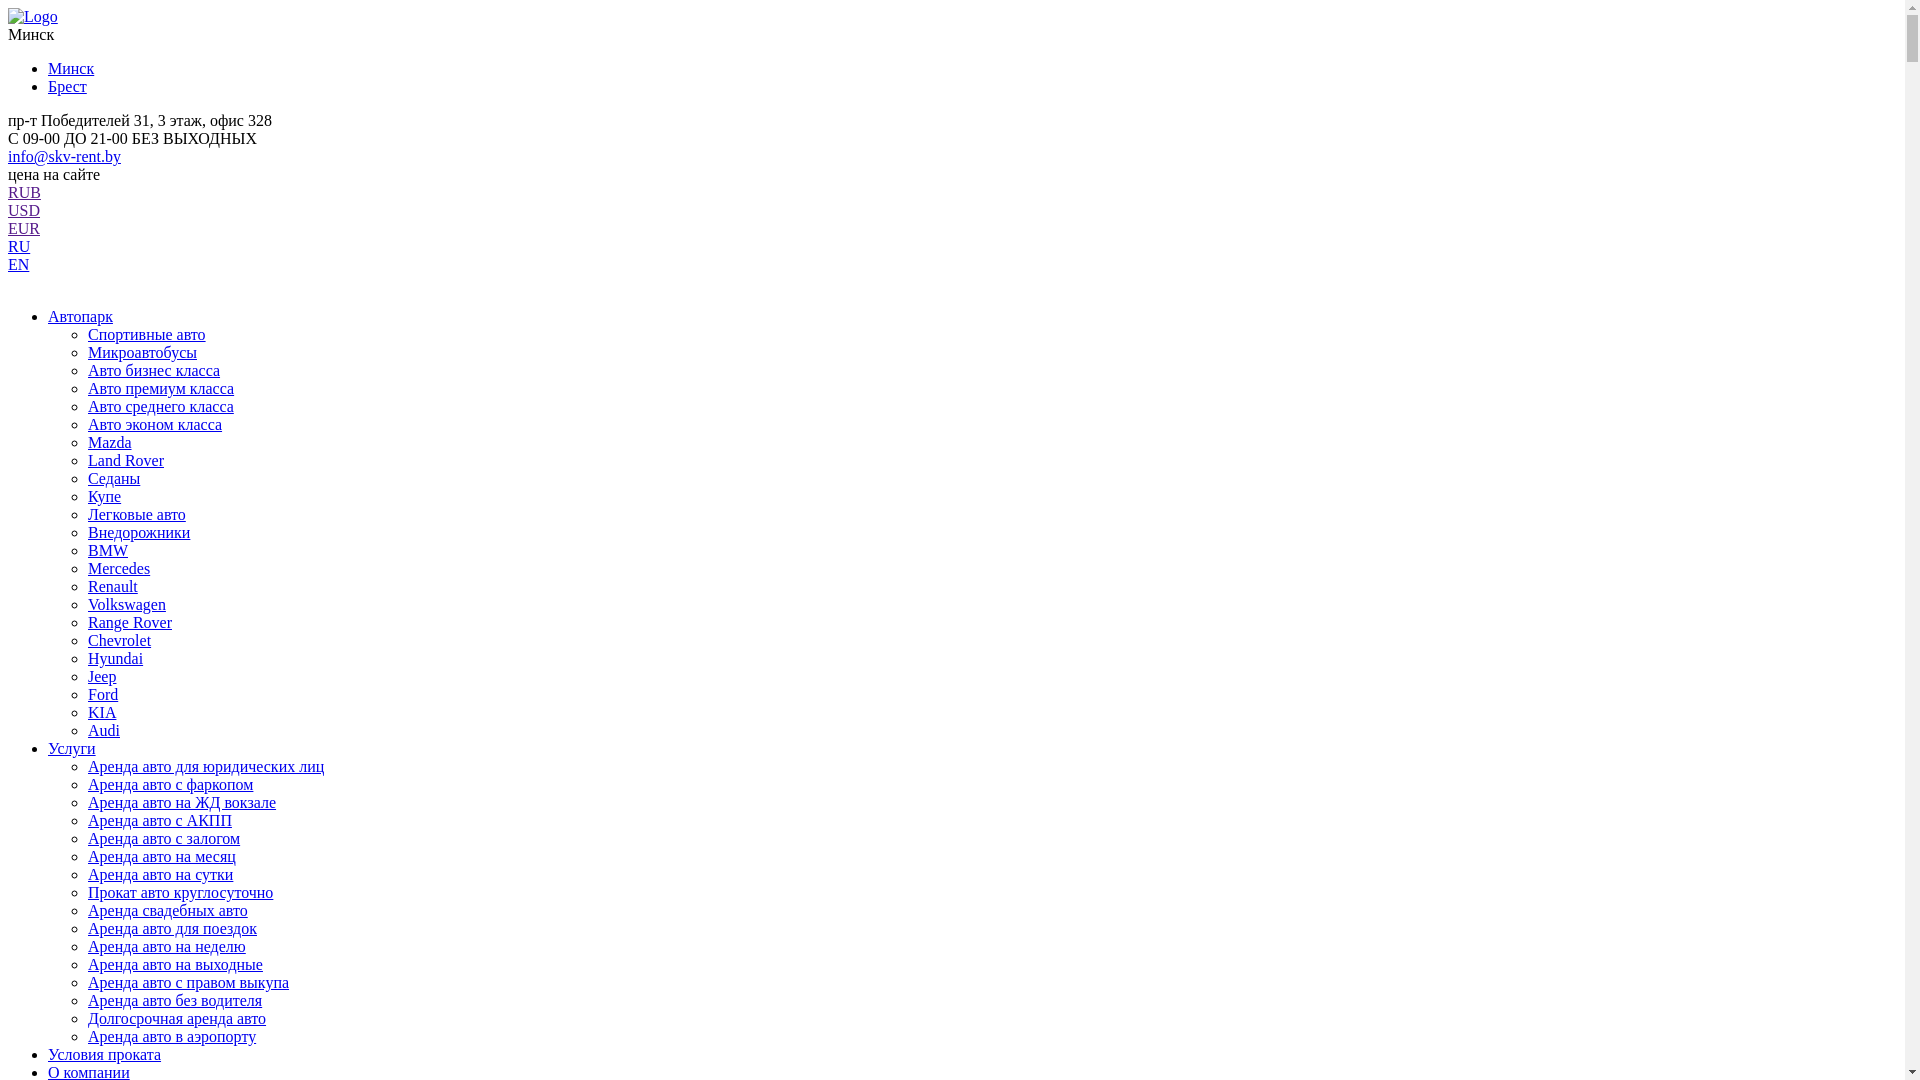  What do you see at coordinates (86, 675) in the screenshot?
I see `'Jeep'` at bounding box center [86, 675].